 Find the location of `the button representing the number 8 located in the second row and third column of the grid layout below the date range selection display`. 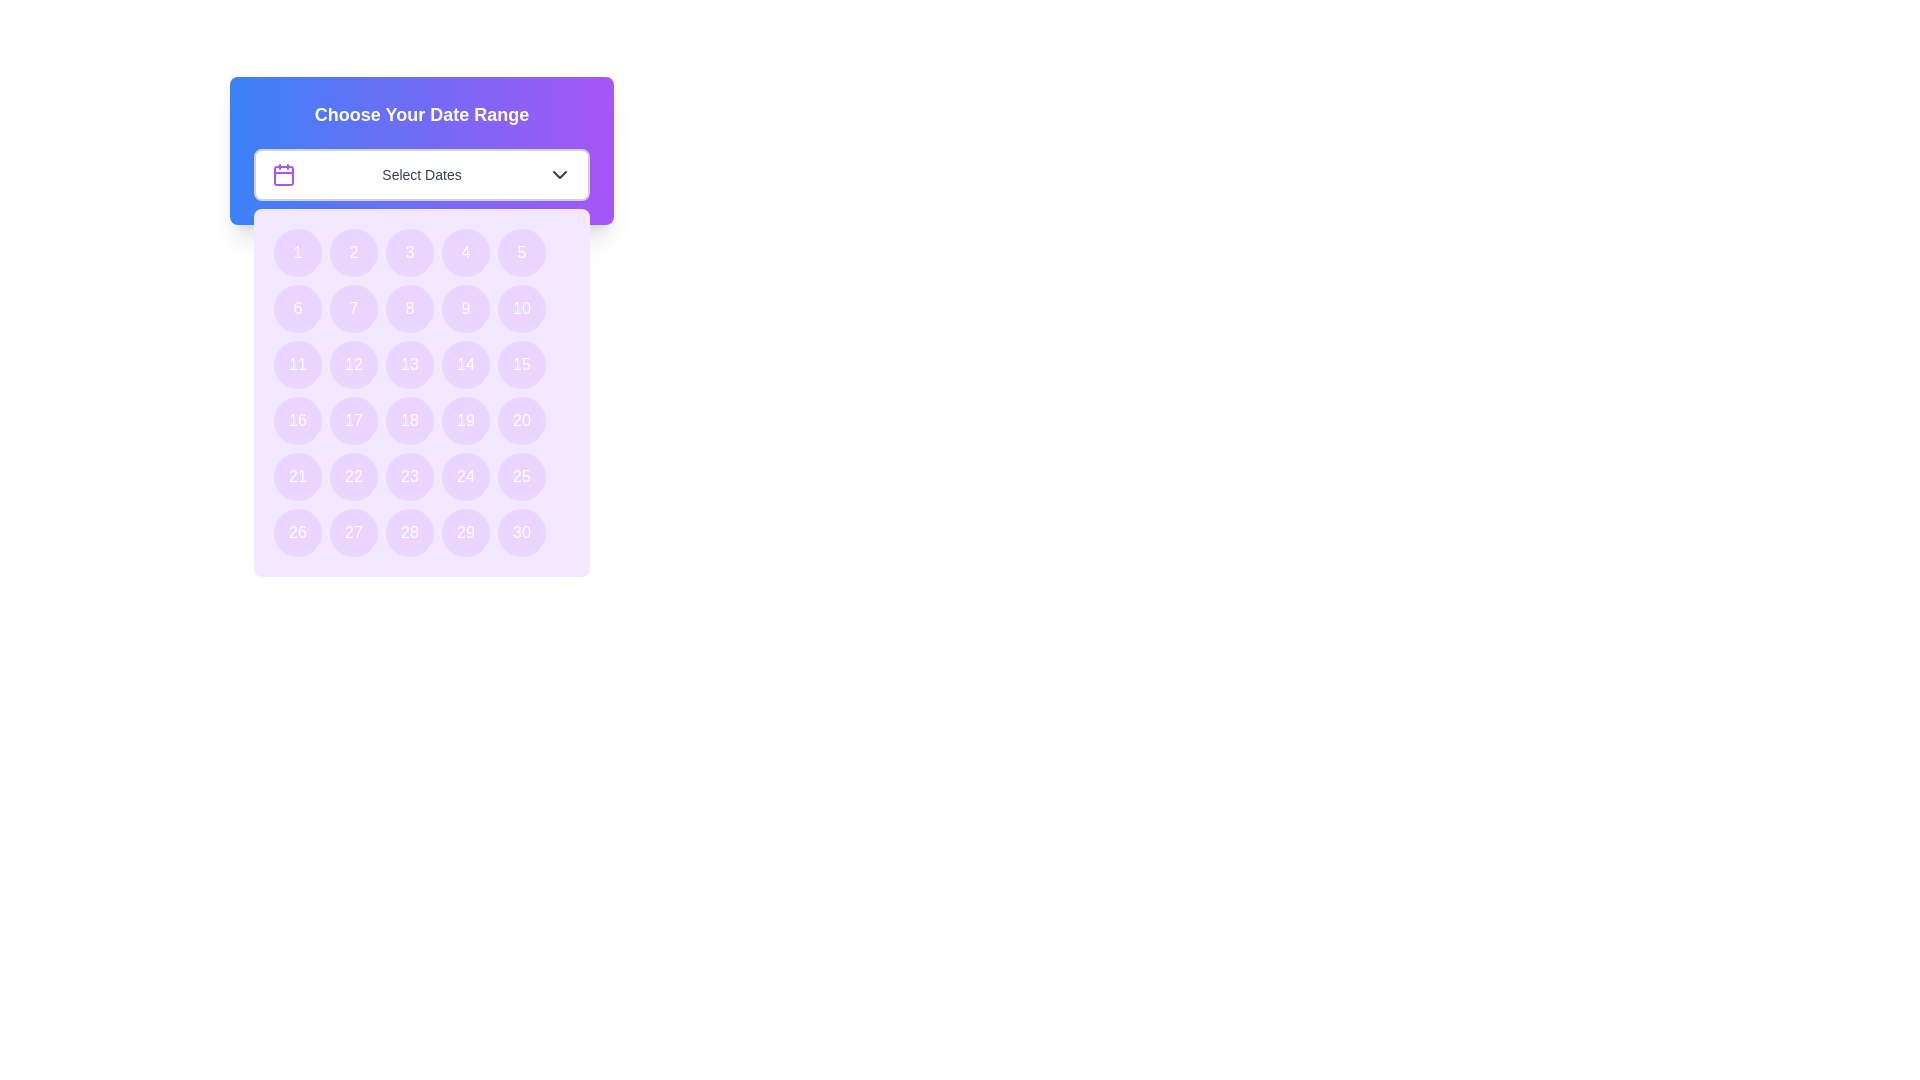

the button representing the number 8 located in the second row and third column of the grid layout below the date range selection display is located at coordinates (408, 308).